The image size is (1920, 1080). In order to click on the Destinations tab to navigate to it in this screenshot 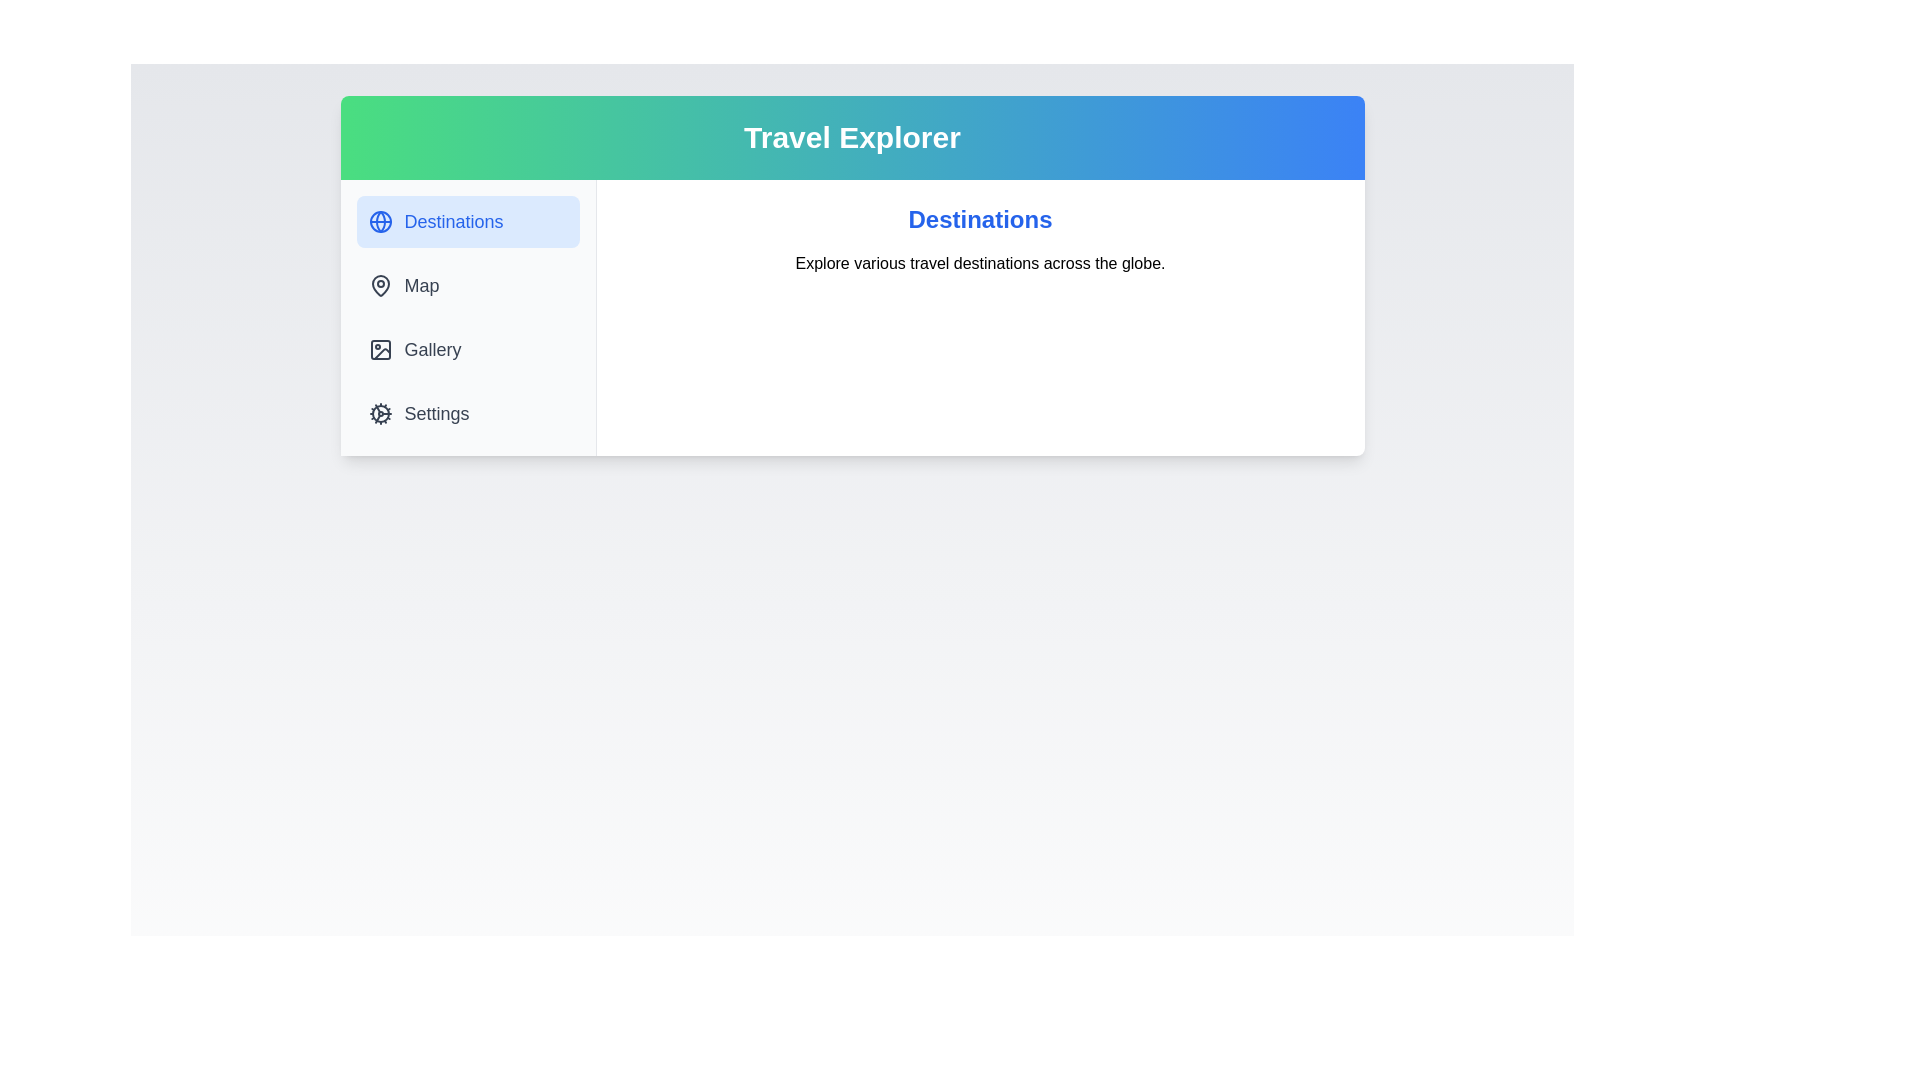, I will do `click(466, 222)`.